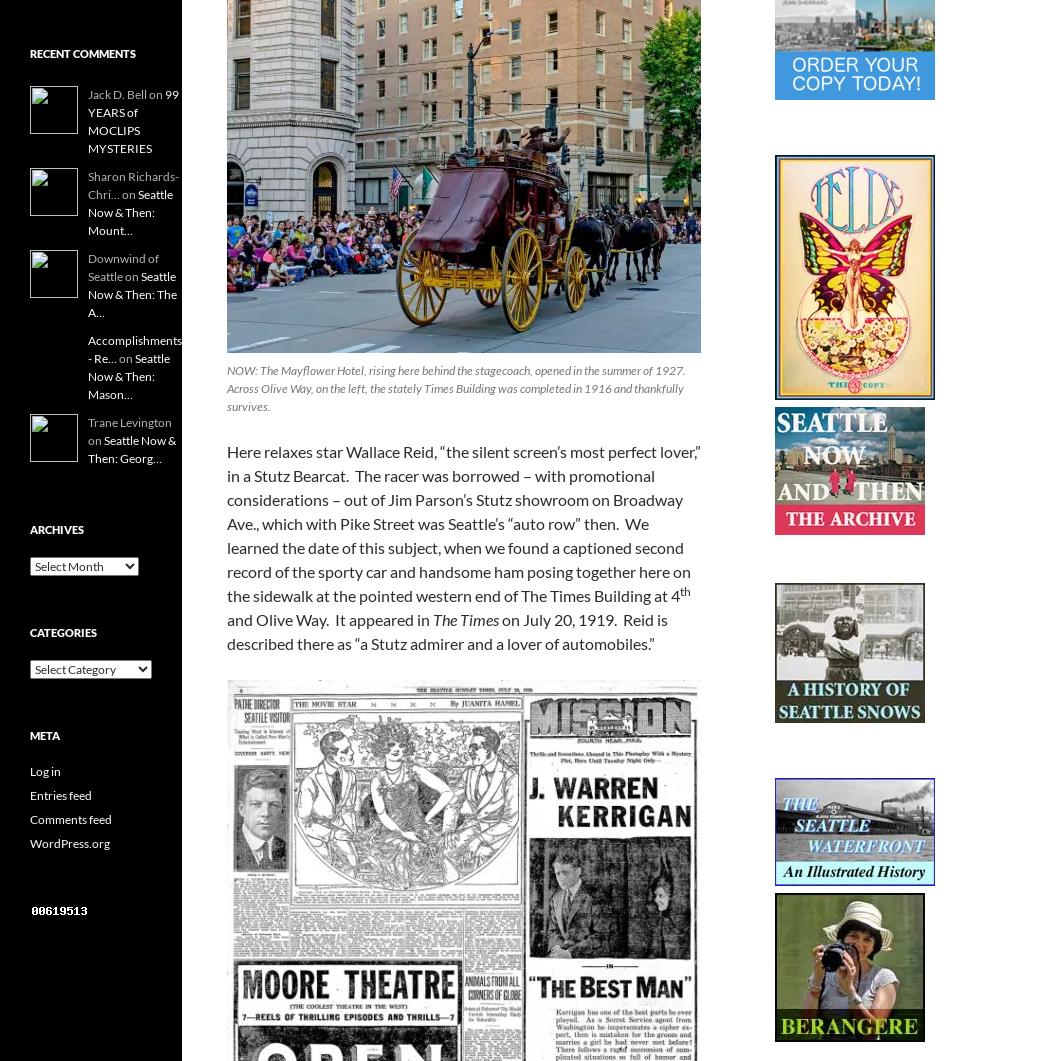  Describe the element at coordinates (87, 293) in the screenshot. I see `'Seattle Now & Then: The A…'` at that location.